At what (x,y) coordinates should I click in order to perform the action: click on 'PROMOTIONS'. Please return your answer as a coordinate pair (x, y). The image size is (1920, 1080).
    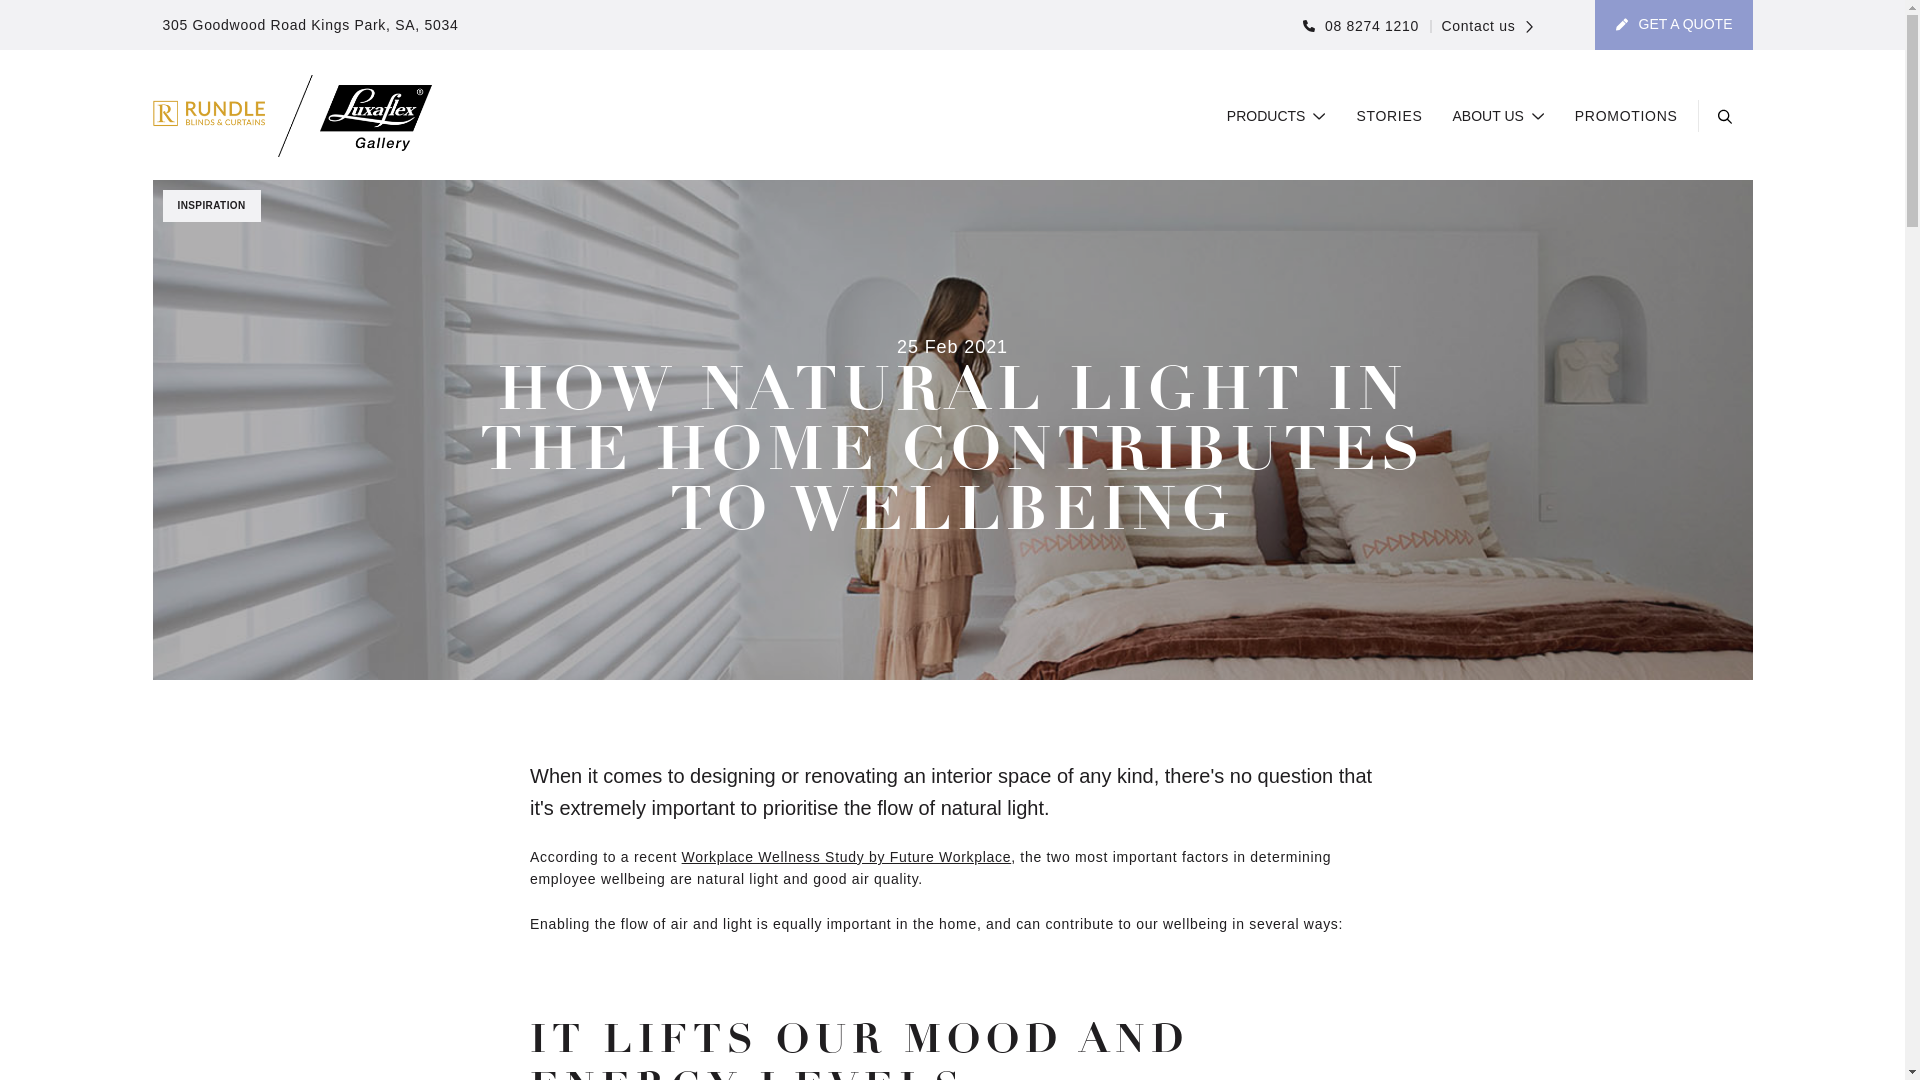
    Looking at the image, I should click on (1626, 116).